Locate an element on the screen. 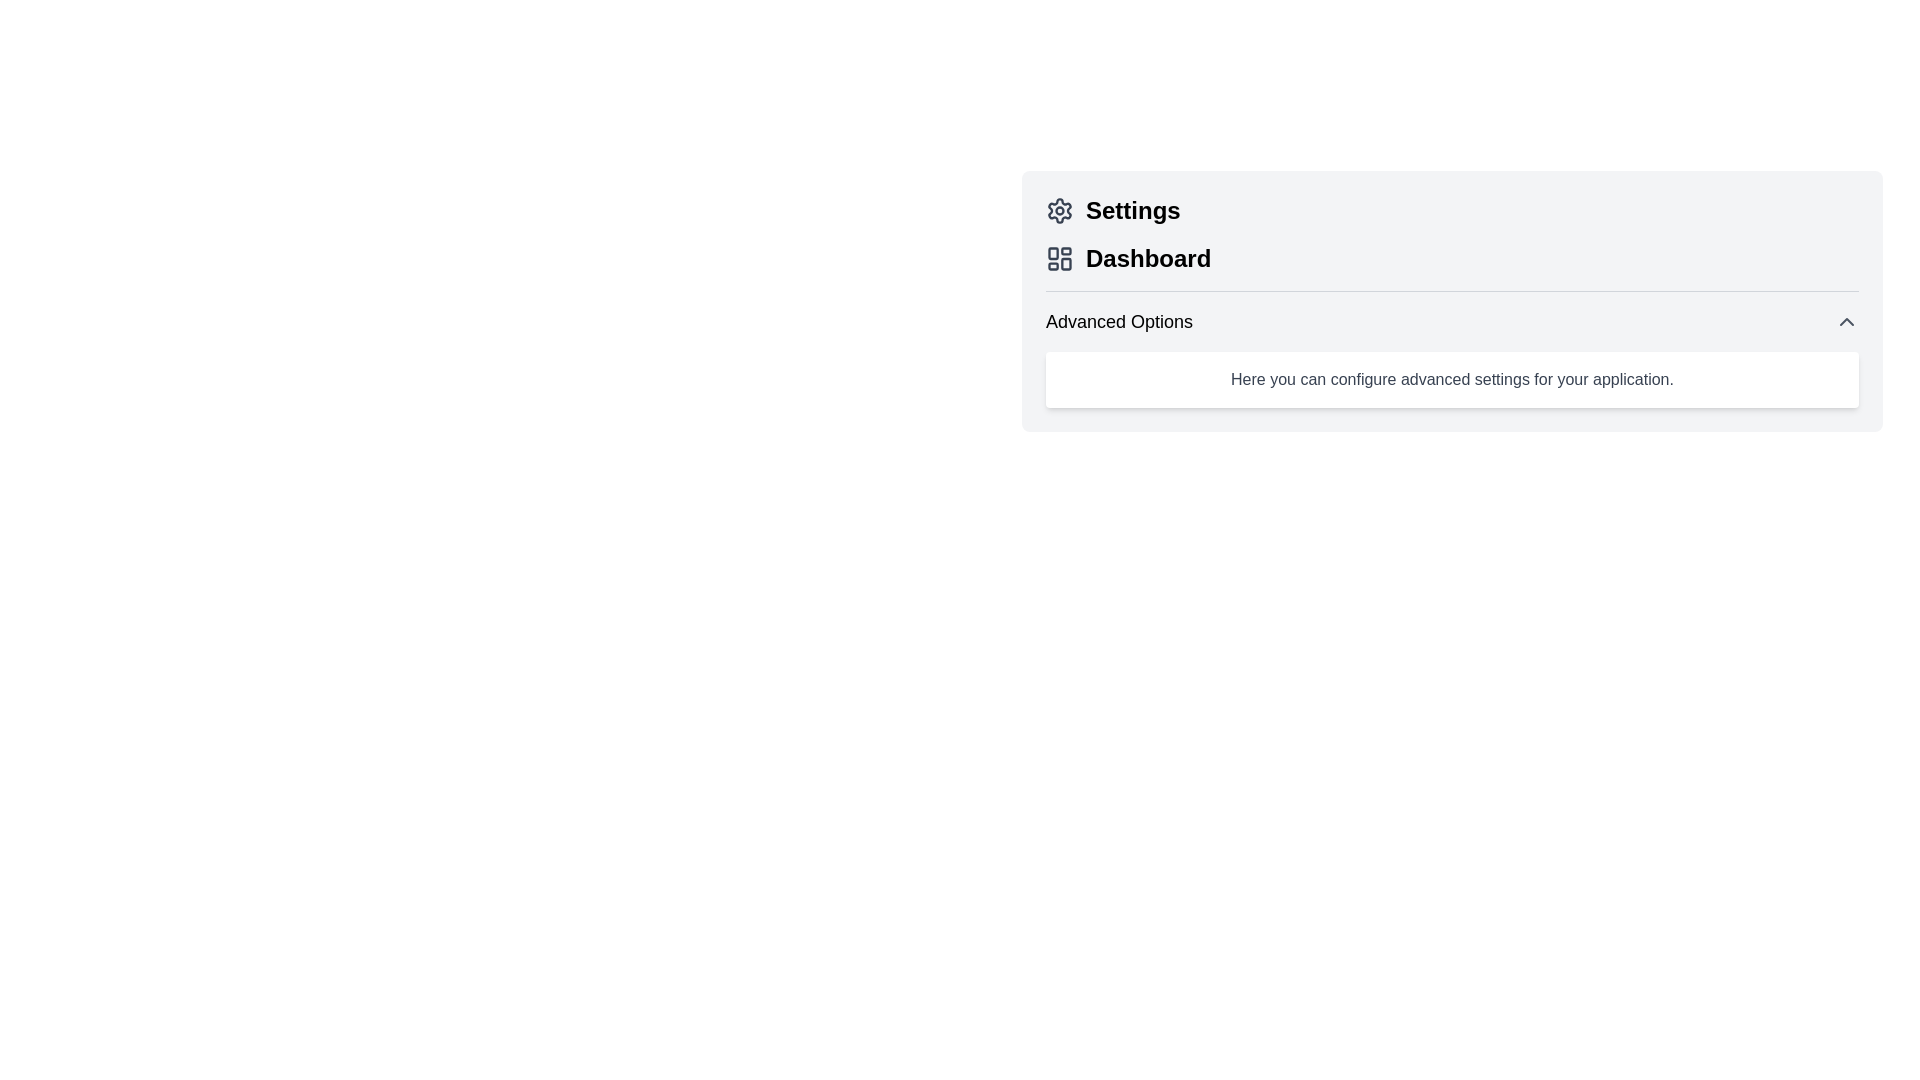 The image size is (1920, 1080). the gear-shaped icon with a dark outline indicating settings functionality, located immediately to the left of the 'Settings' text is located at coordinates (1059, 211).